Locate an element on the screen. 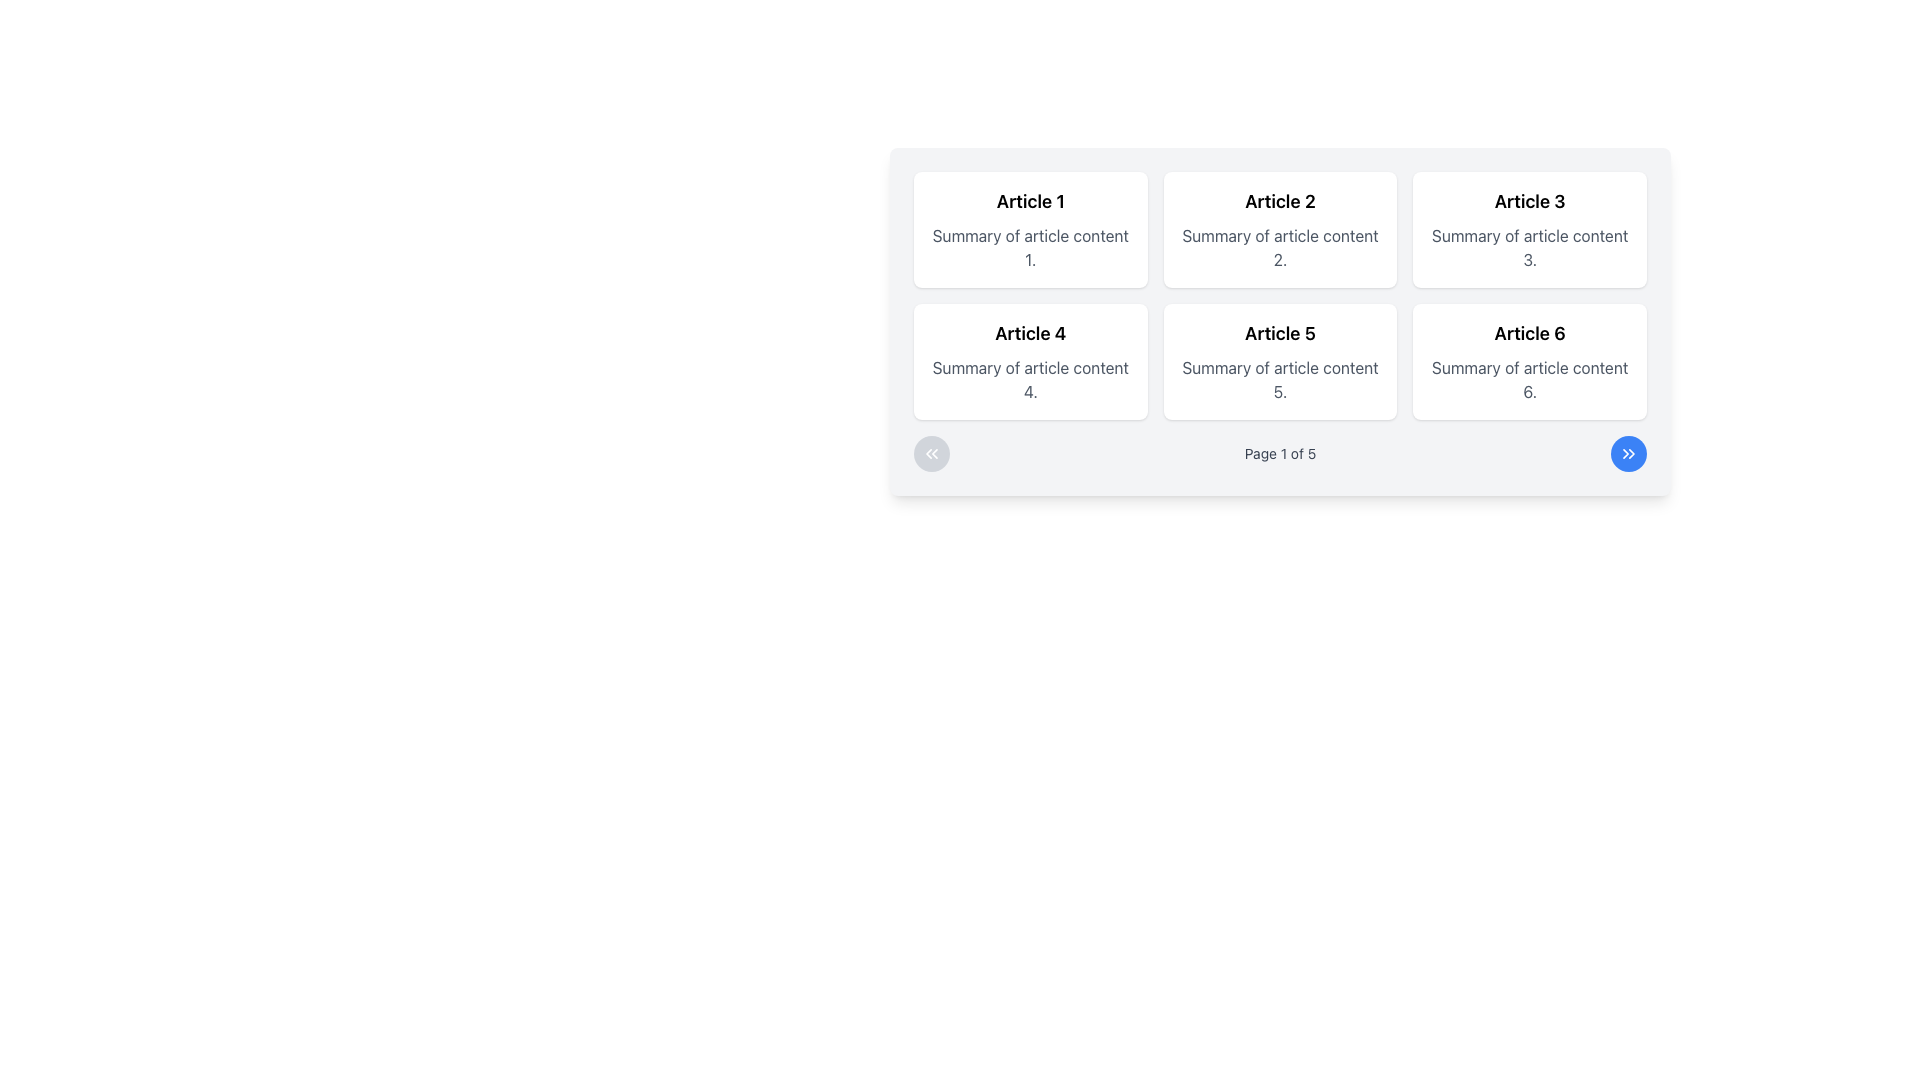 The height and width of the screenshot is (1080, 1920). the text block displaying 'Summary of article content 5.' located beneath the title 'Article 5.' is located at coordinates (1280, 380).